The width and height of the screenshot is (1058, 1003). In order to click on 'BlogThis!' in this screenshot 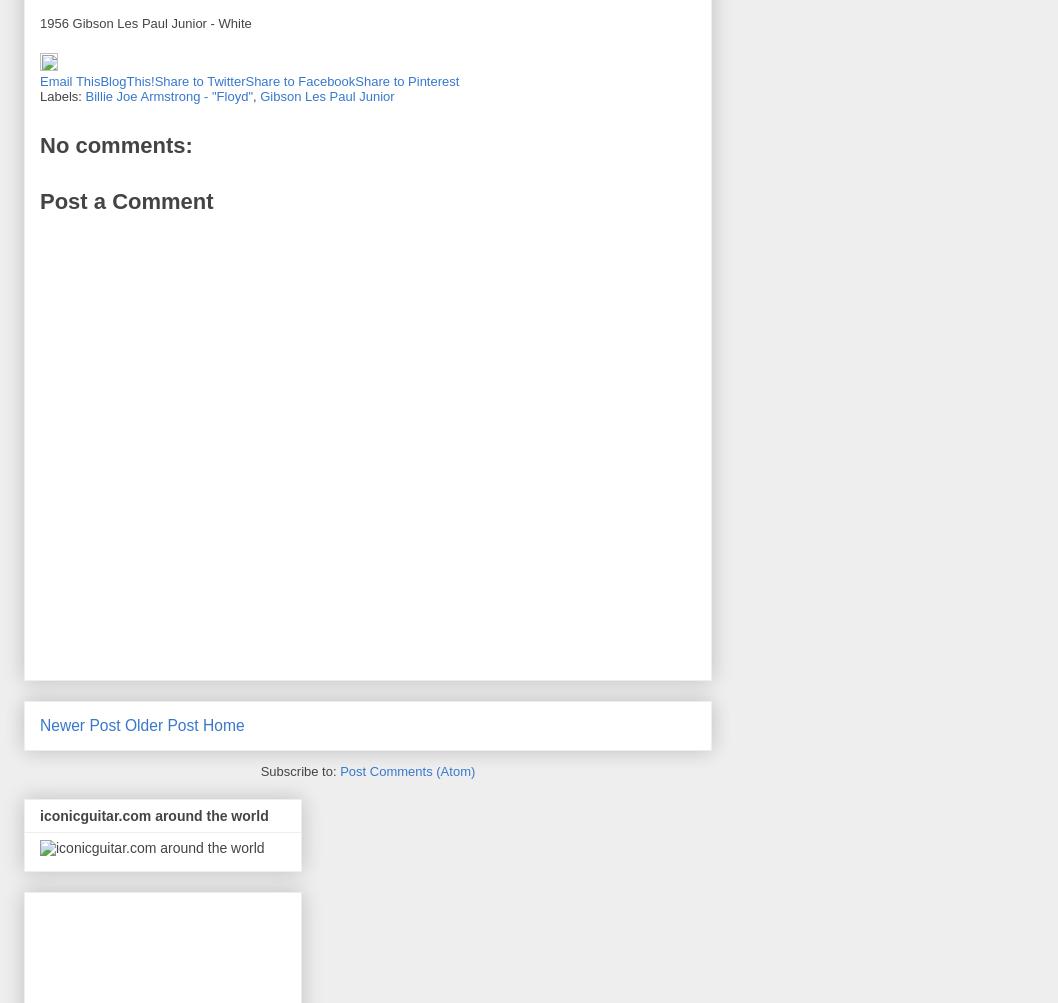, I will do `click(125, 81)`.